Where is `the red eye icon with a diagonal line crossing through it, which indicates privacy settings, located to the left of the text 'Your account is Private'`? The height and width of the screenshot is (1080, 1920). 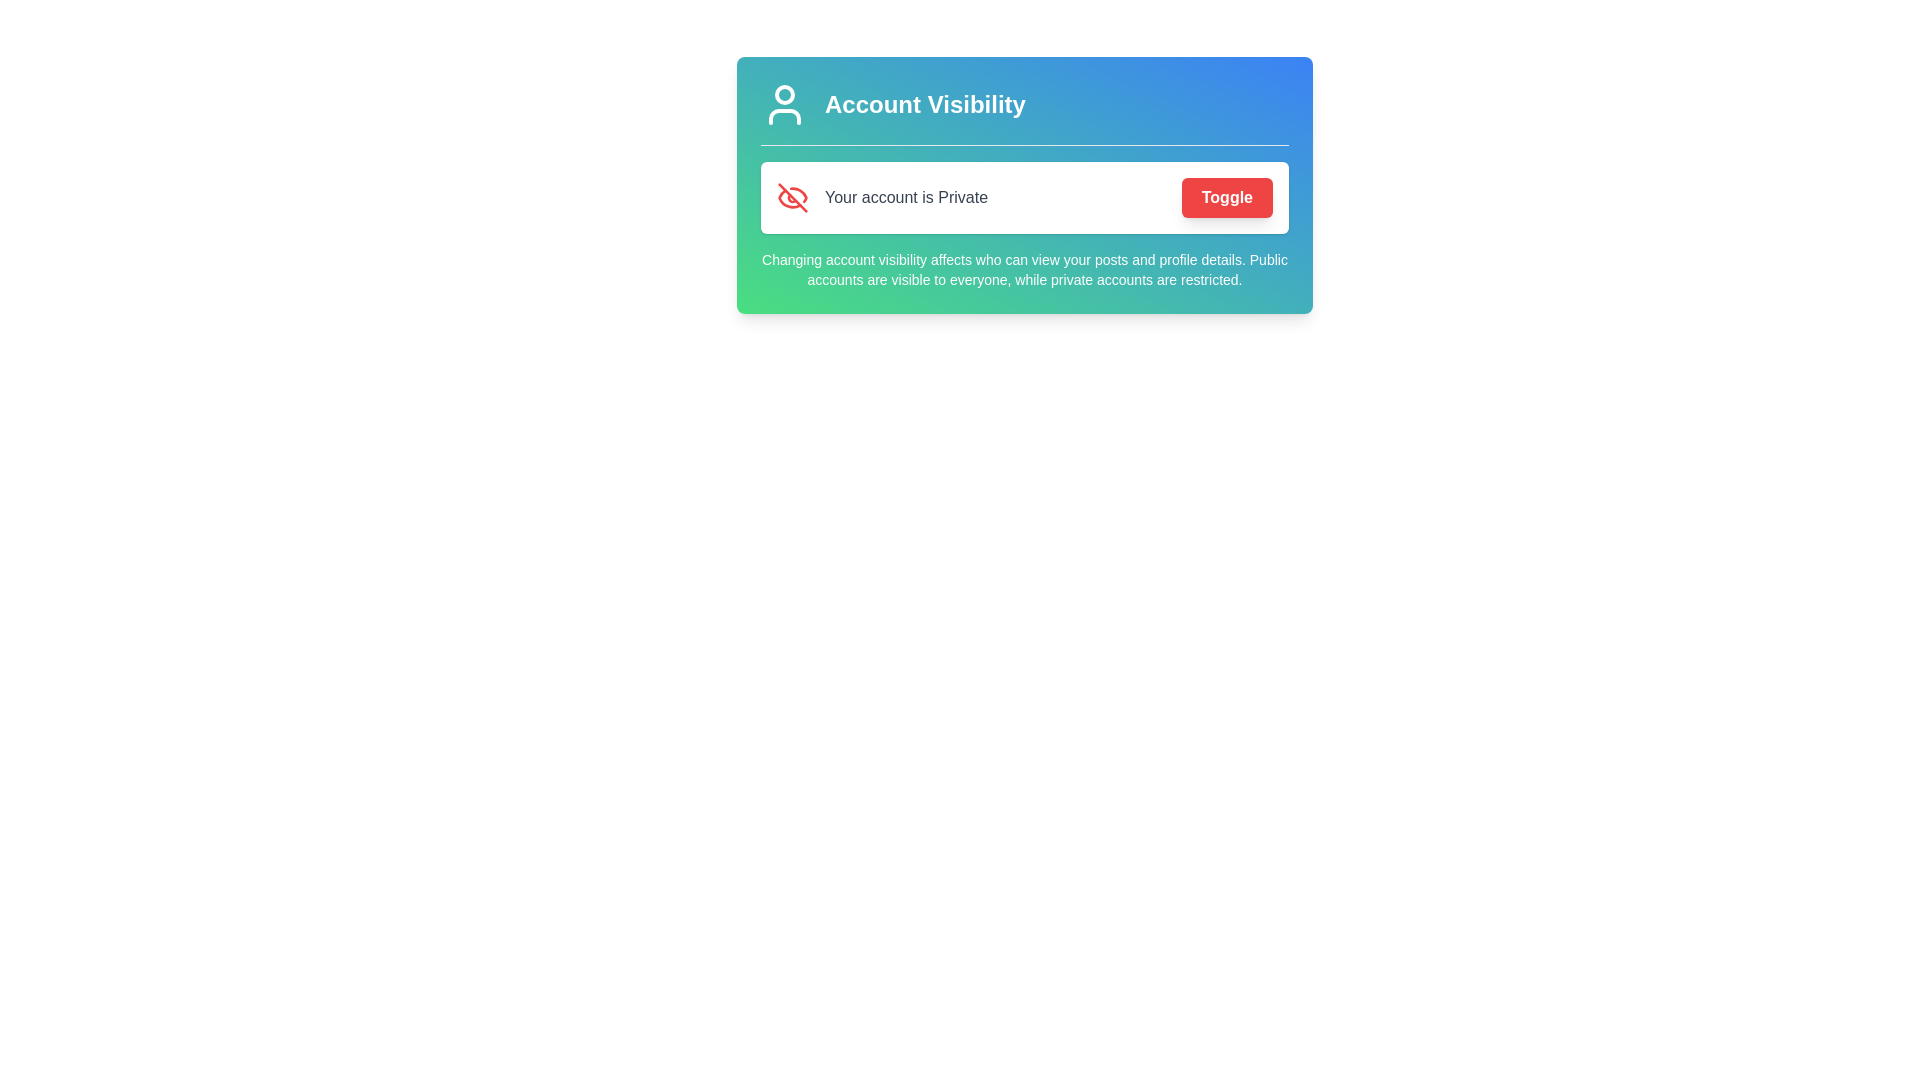 the red eye icon with a diagonal line crossing through it, which indicates privacy settings, located to the left of the text 'Your account is Private' is located at coordinates (791, 197).